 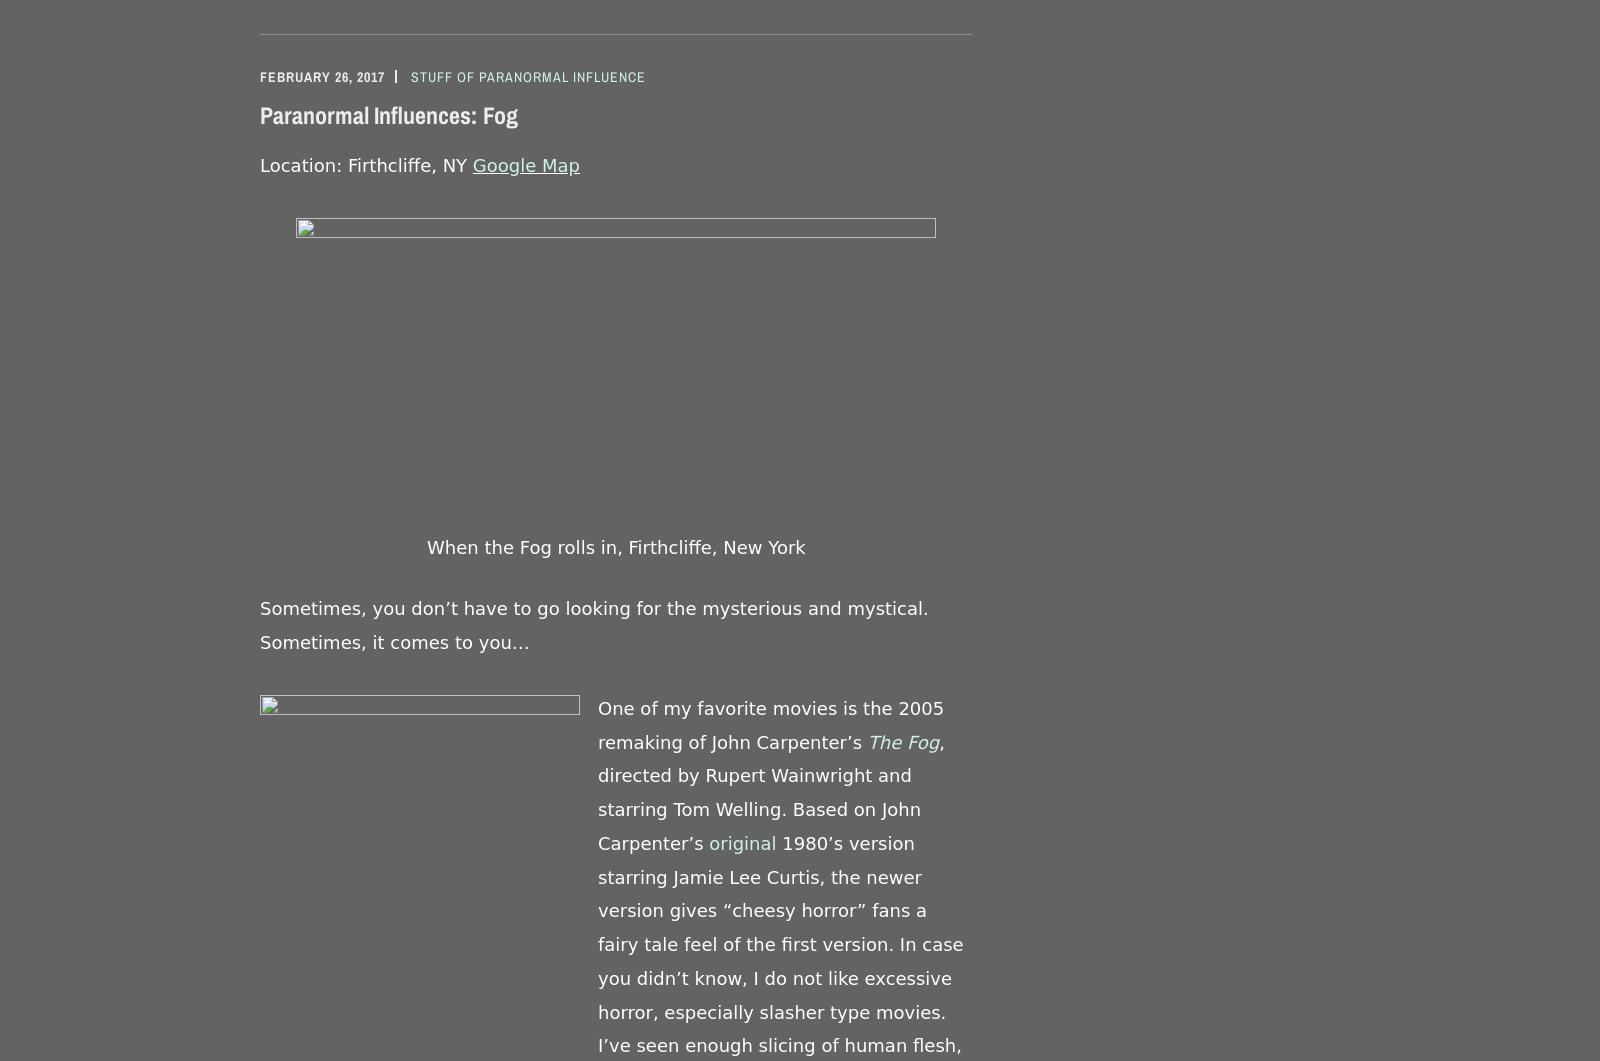 What do you see at coordinates (592, 623) in the screenshot?
I see `'Sometimes, you don’t have to go looking for the mysterious and mystical. Sometimes, it comes to you…'` at bounding box center [592, 623].